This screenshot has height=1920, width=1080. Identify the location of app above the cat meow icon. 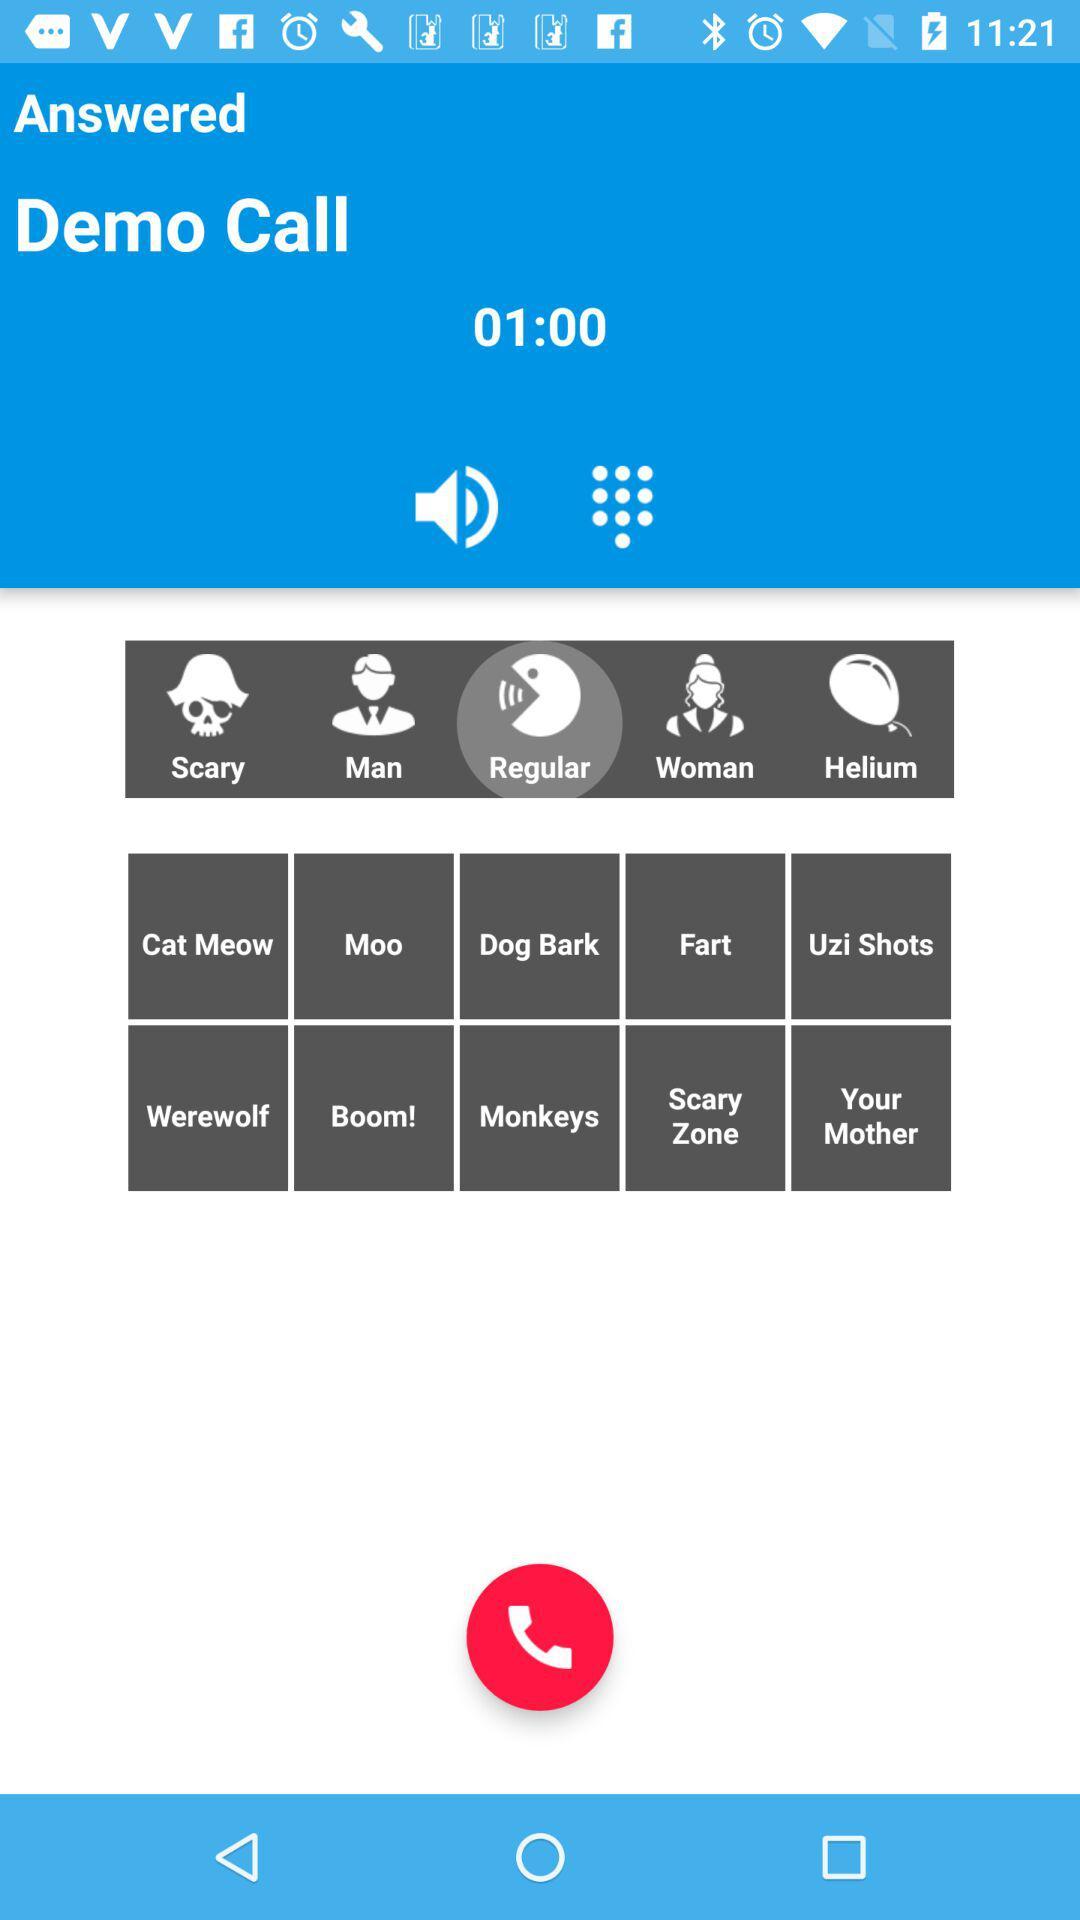
(373, 719).